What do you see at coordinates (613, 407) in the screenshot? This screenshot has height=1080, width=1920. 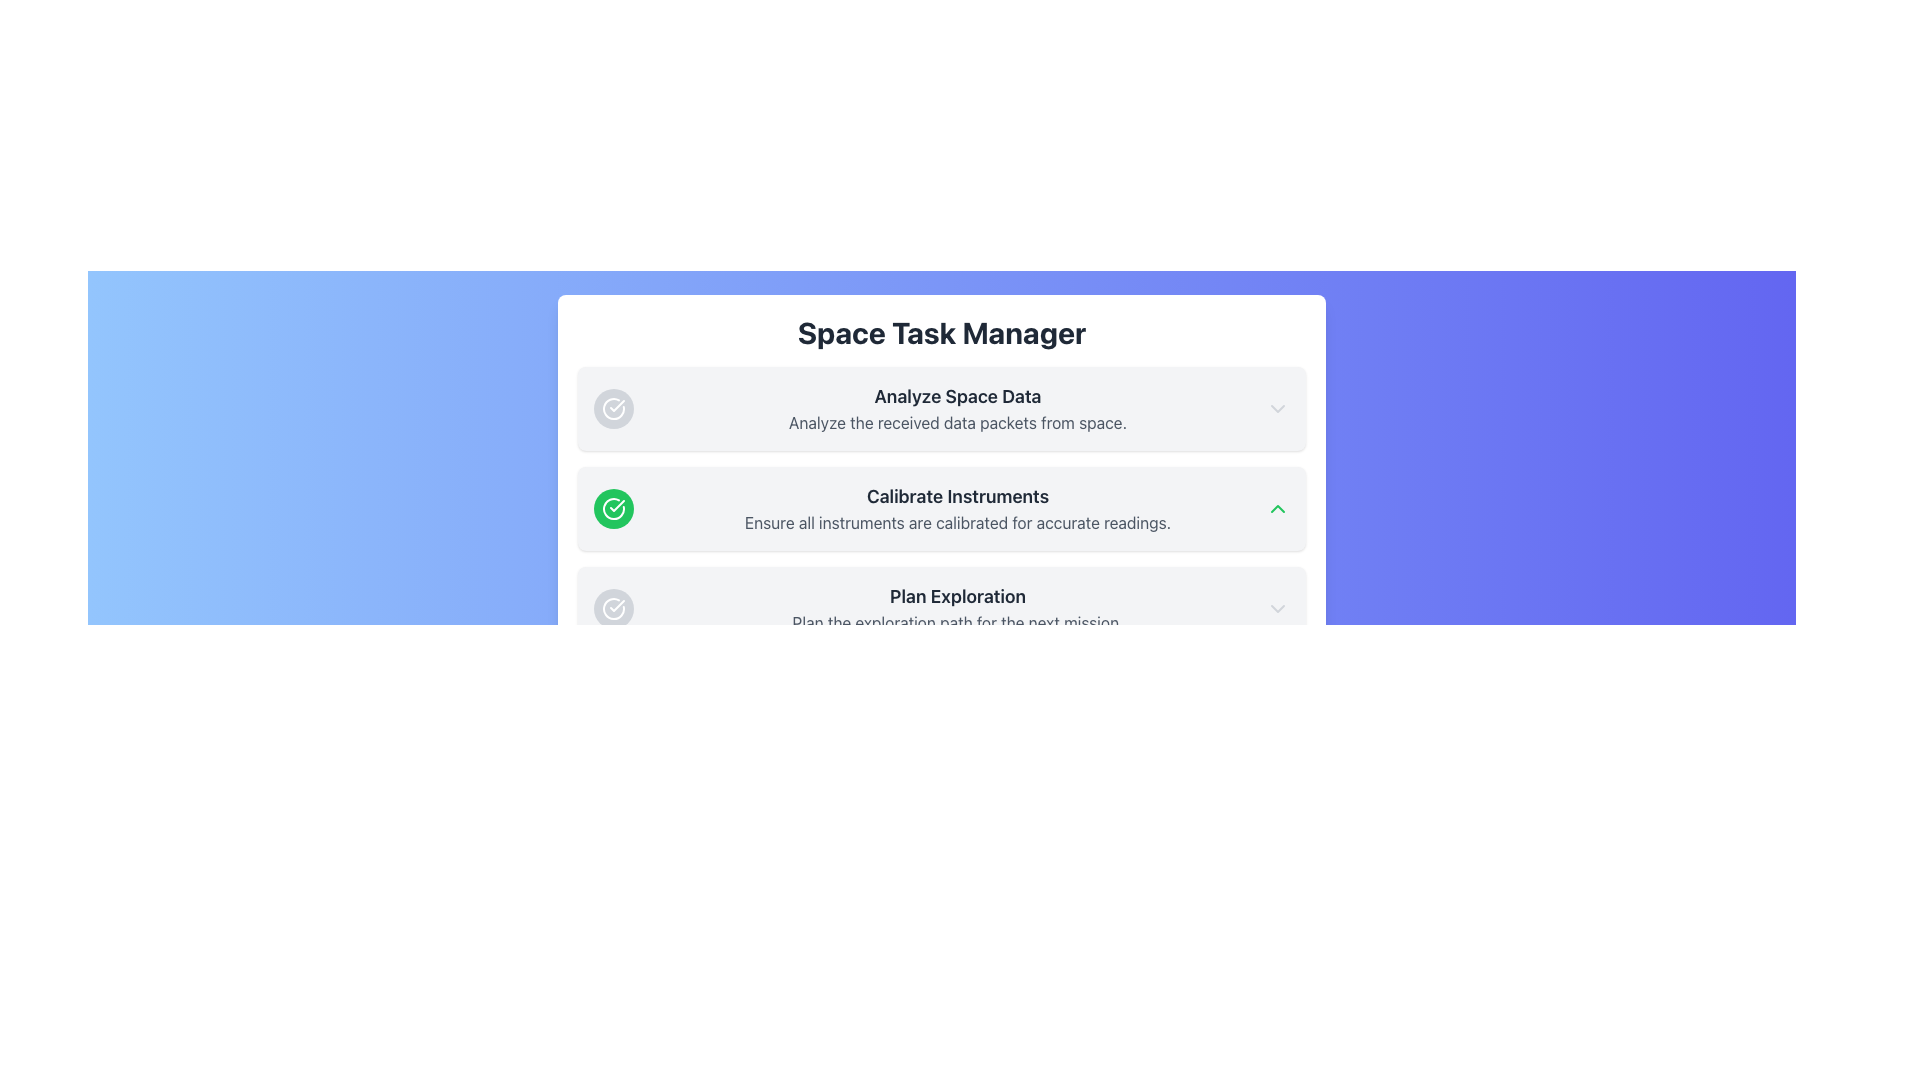 I see `the circular segment element of the icon on the left side of the 'Calibrate Instruments' task panel` at bounding box center [613, 407].